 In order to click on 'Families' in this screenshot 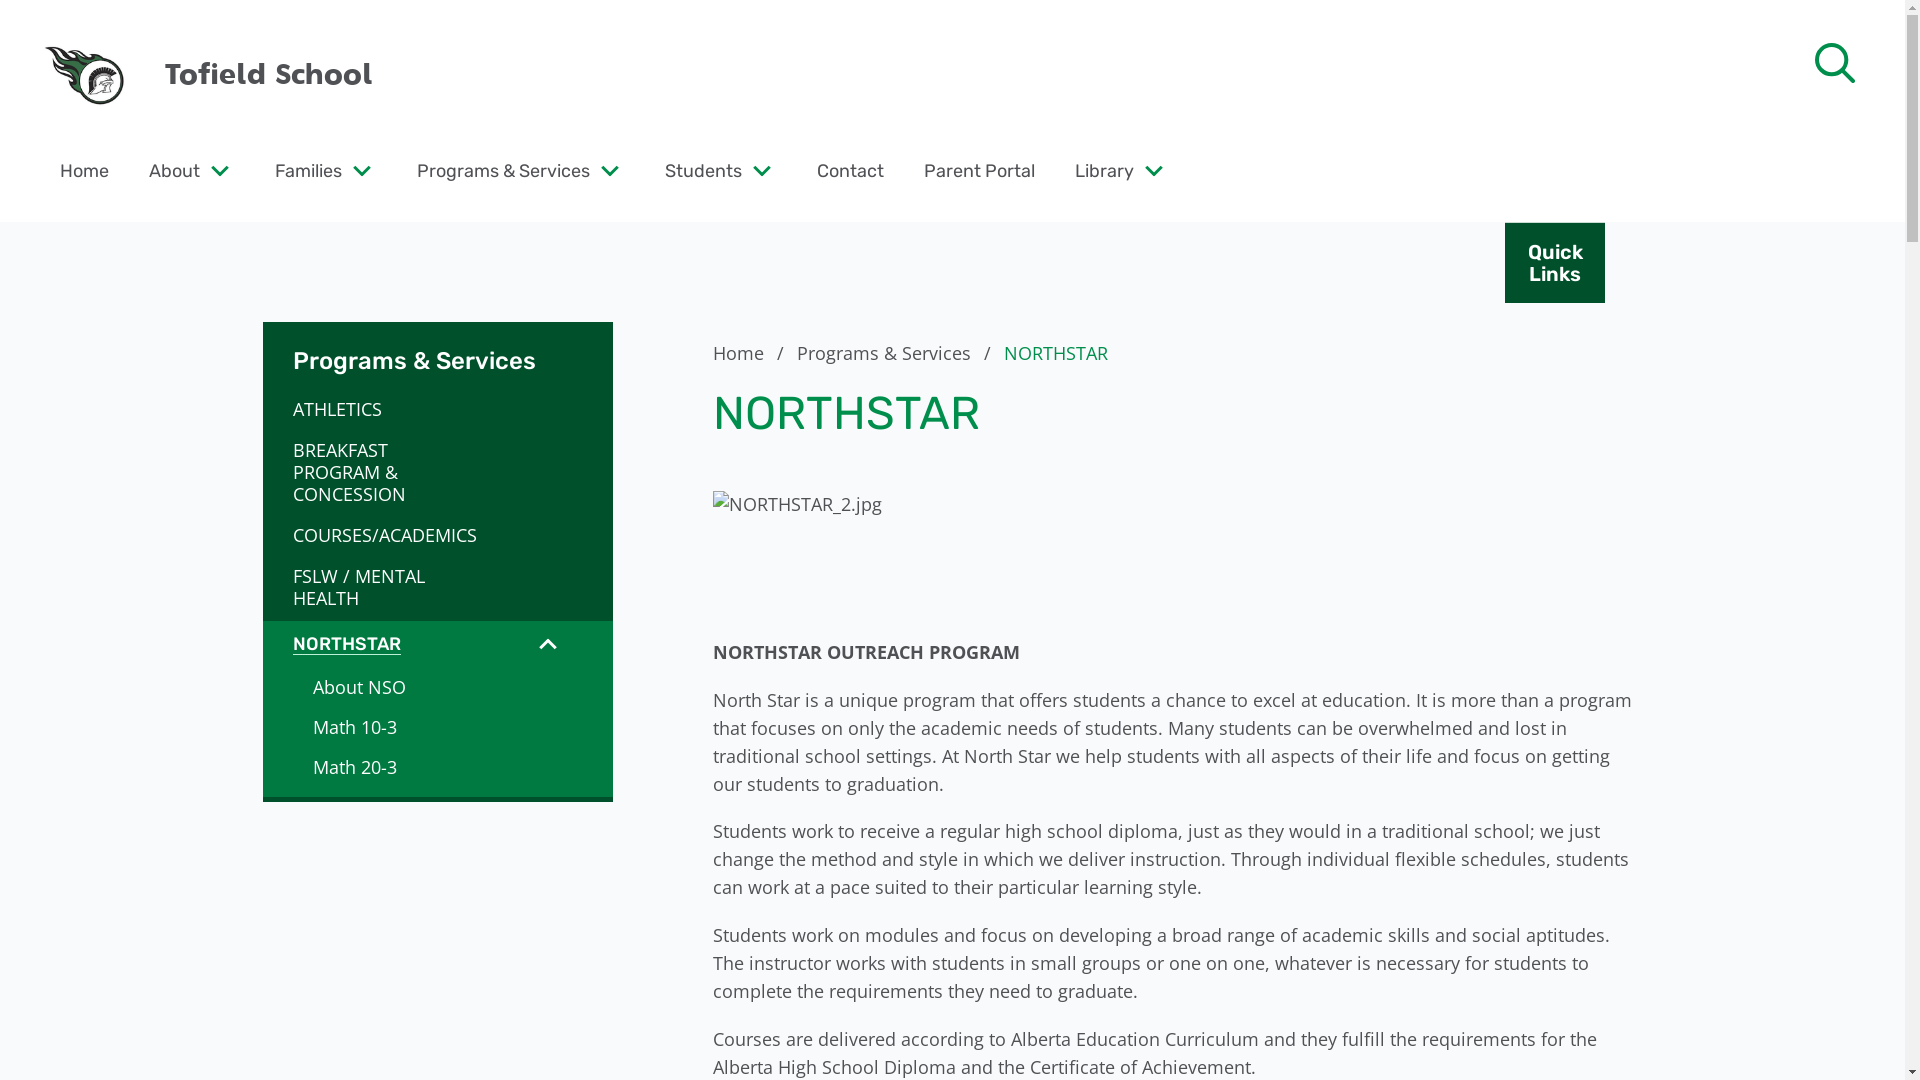, I will do `click(273, 169)`.